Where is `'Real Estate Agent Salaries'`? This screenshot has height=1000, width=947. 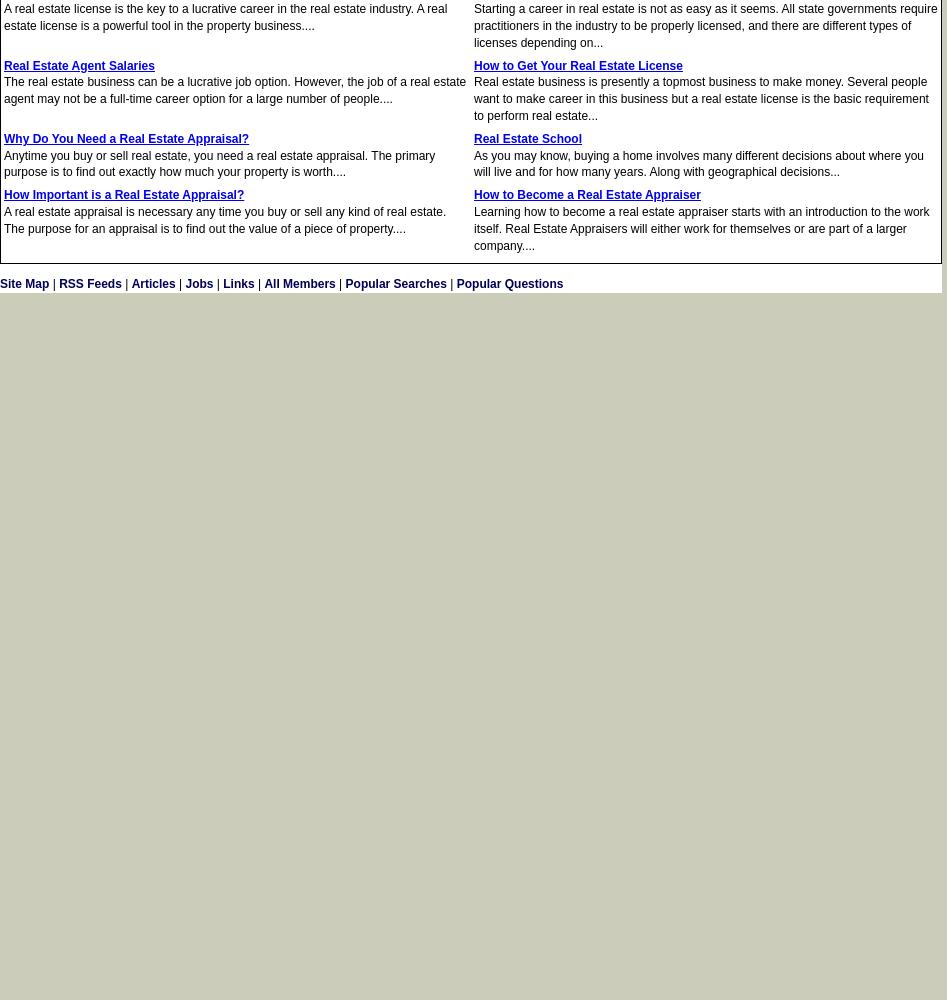 'Real Estate Agent Salaries' is located at coordinates (78, 64).